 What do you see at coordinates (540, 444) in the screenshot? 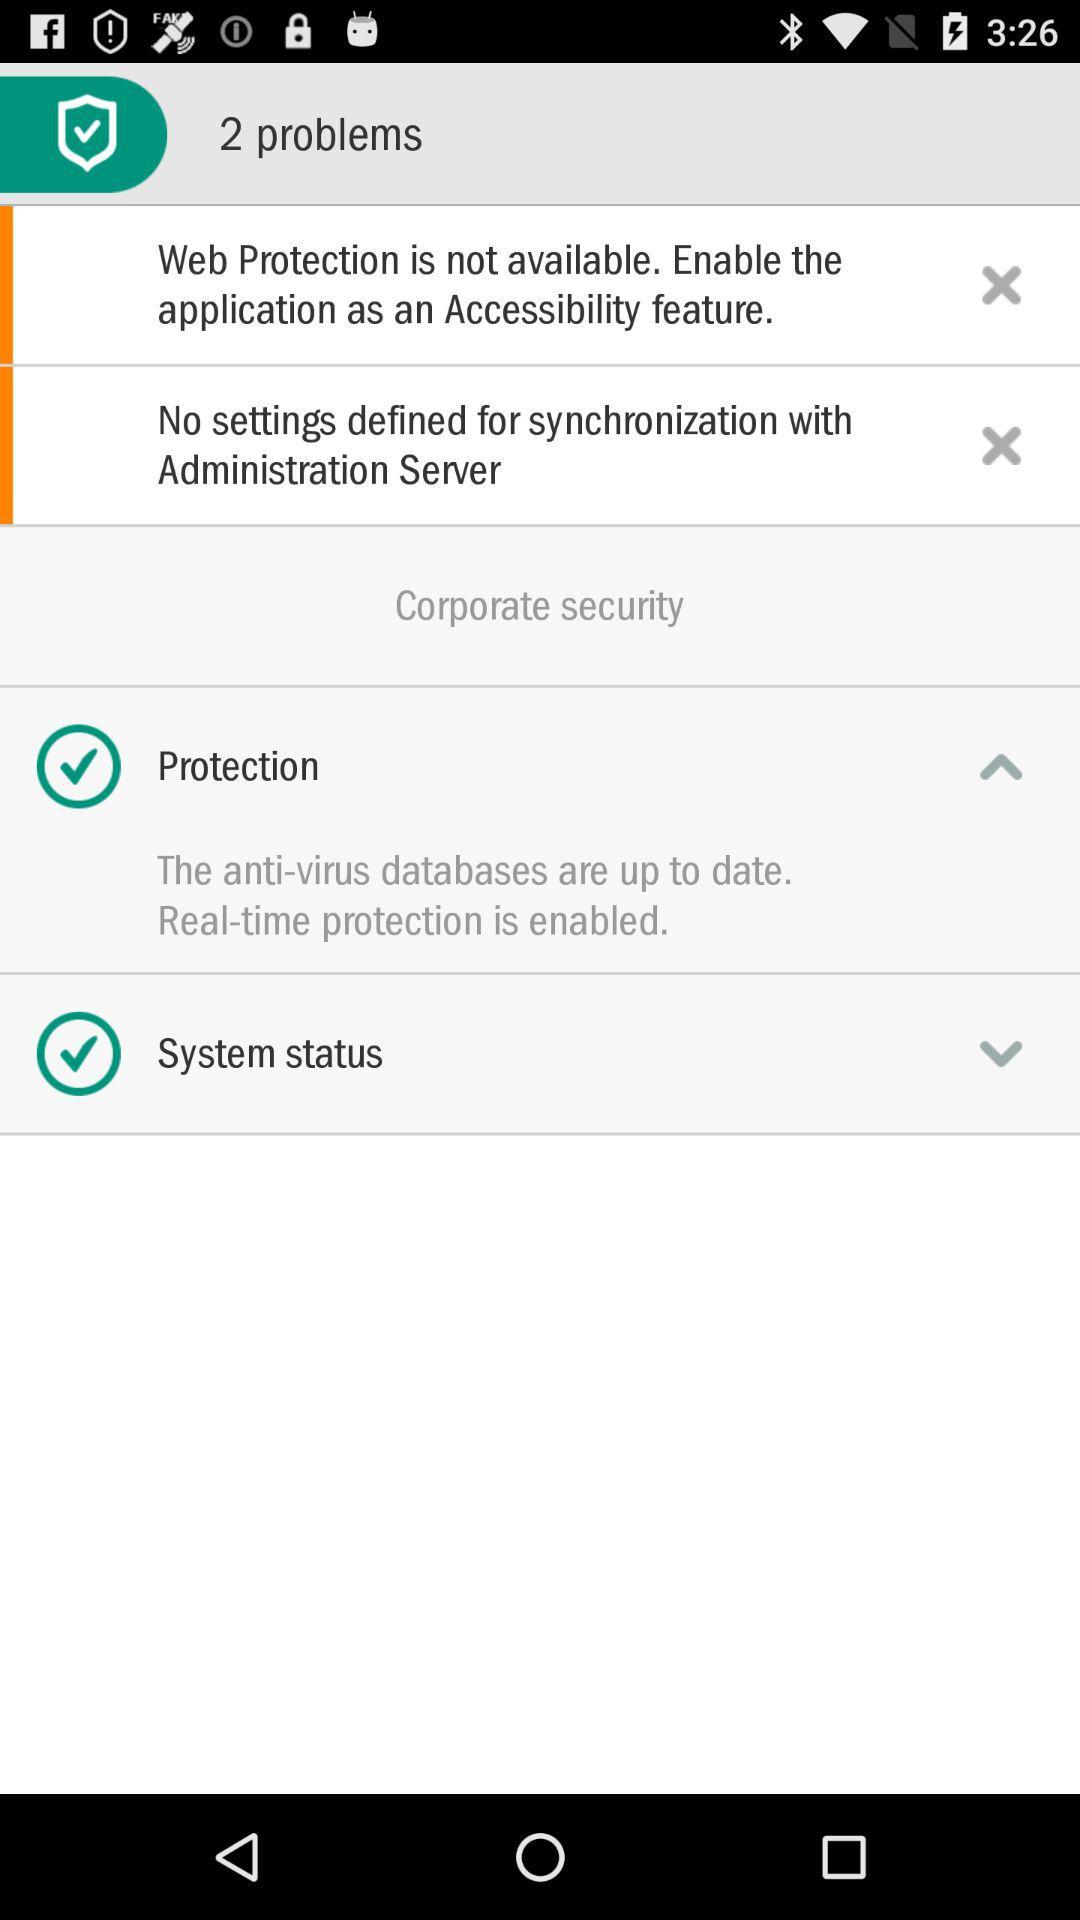
I see `no settings defined item` at bounding box center [540, 444].